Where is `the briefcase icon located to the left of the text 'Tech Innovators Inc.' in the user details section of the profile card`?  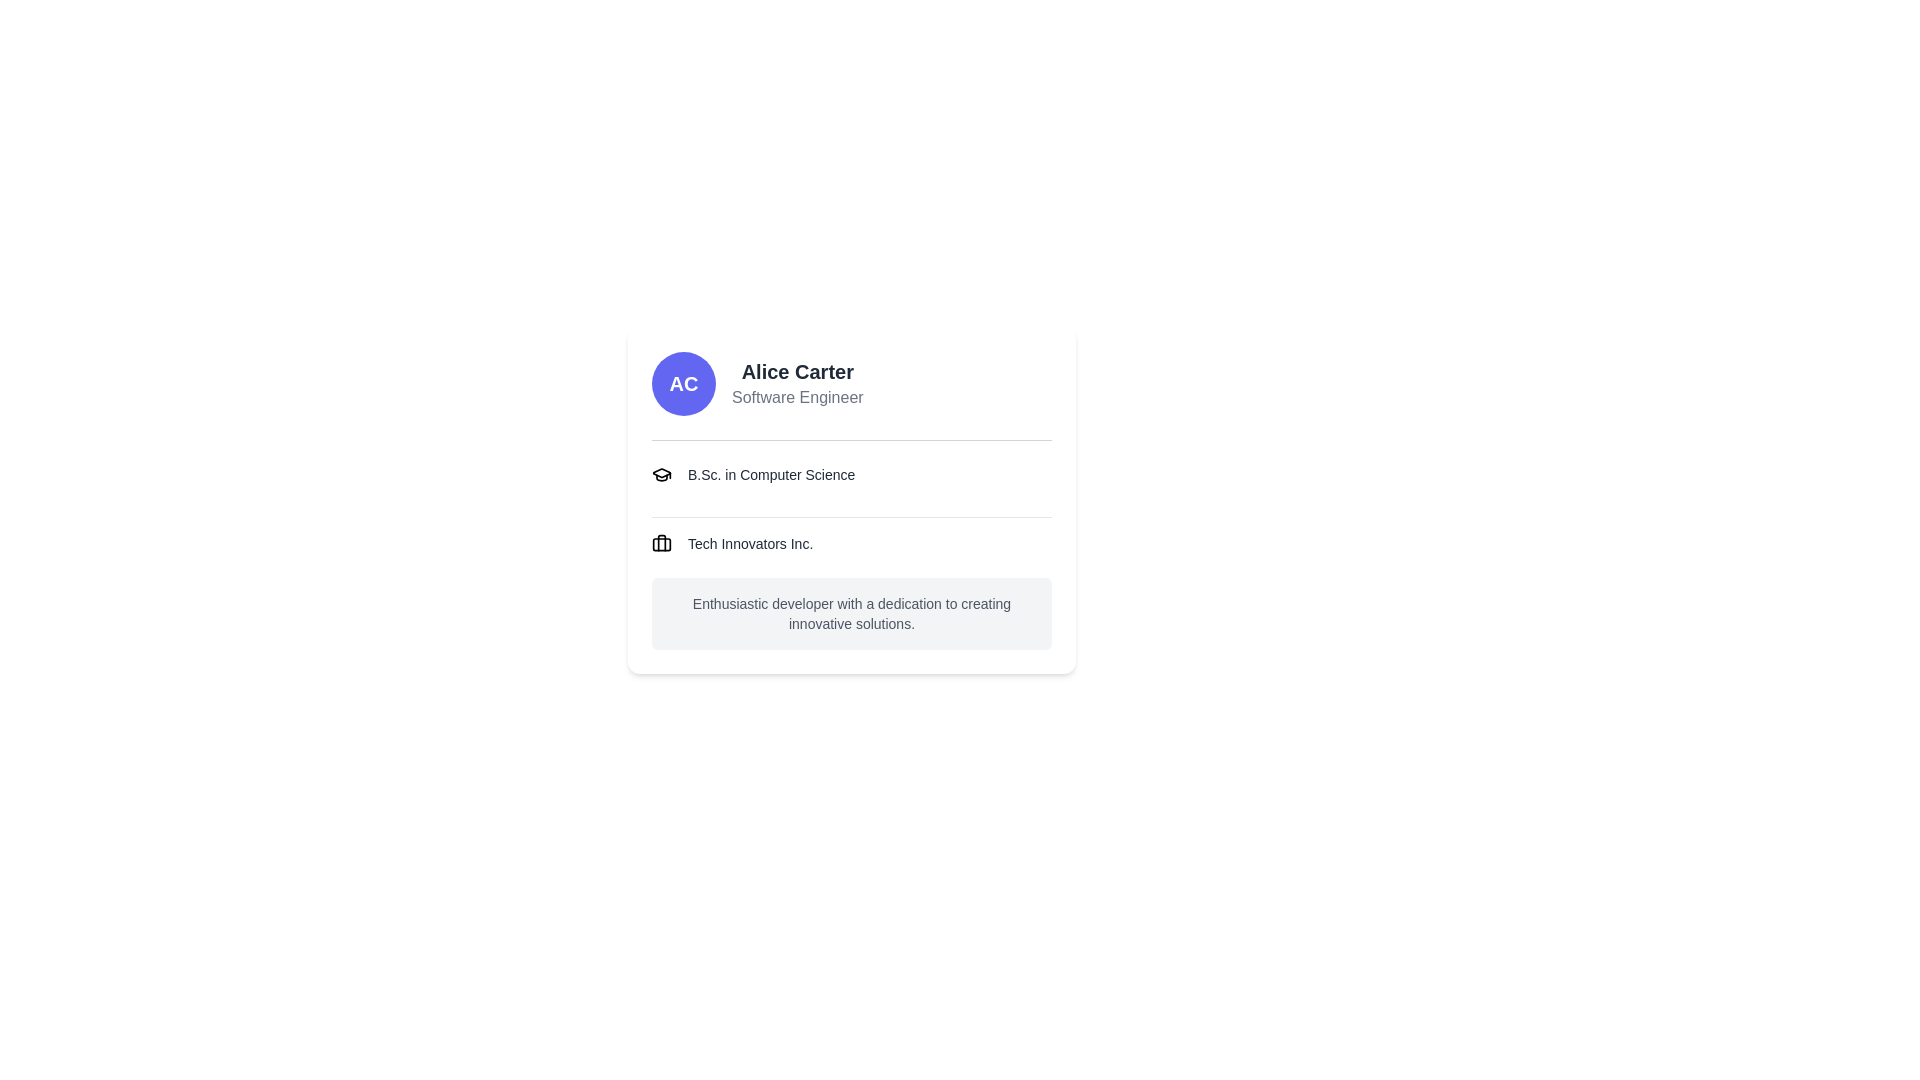 the briefcase icon located to the left of the text 'Tech Innovators Inc.' in the user details section of the profile card is located at coordinates (662, 543).